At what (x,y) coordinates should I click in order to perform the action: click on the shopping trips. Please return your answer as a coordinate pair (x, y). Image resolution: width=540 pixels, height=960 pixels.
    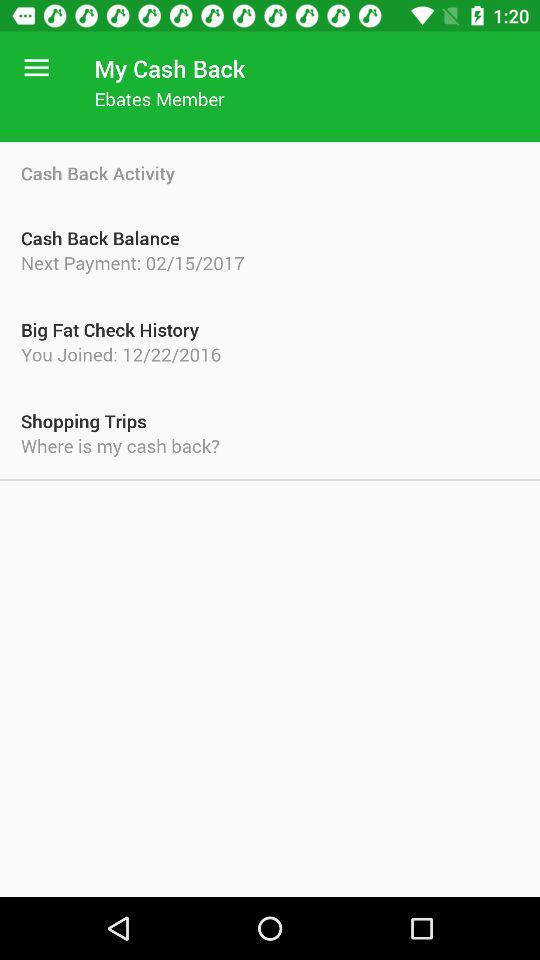
    Looking at the image, I should click on (270, 421).